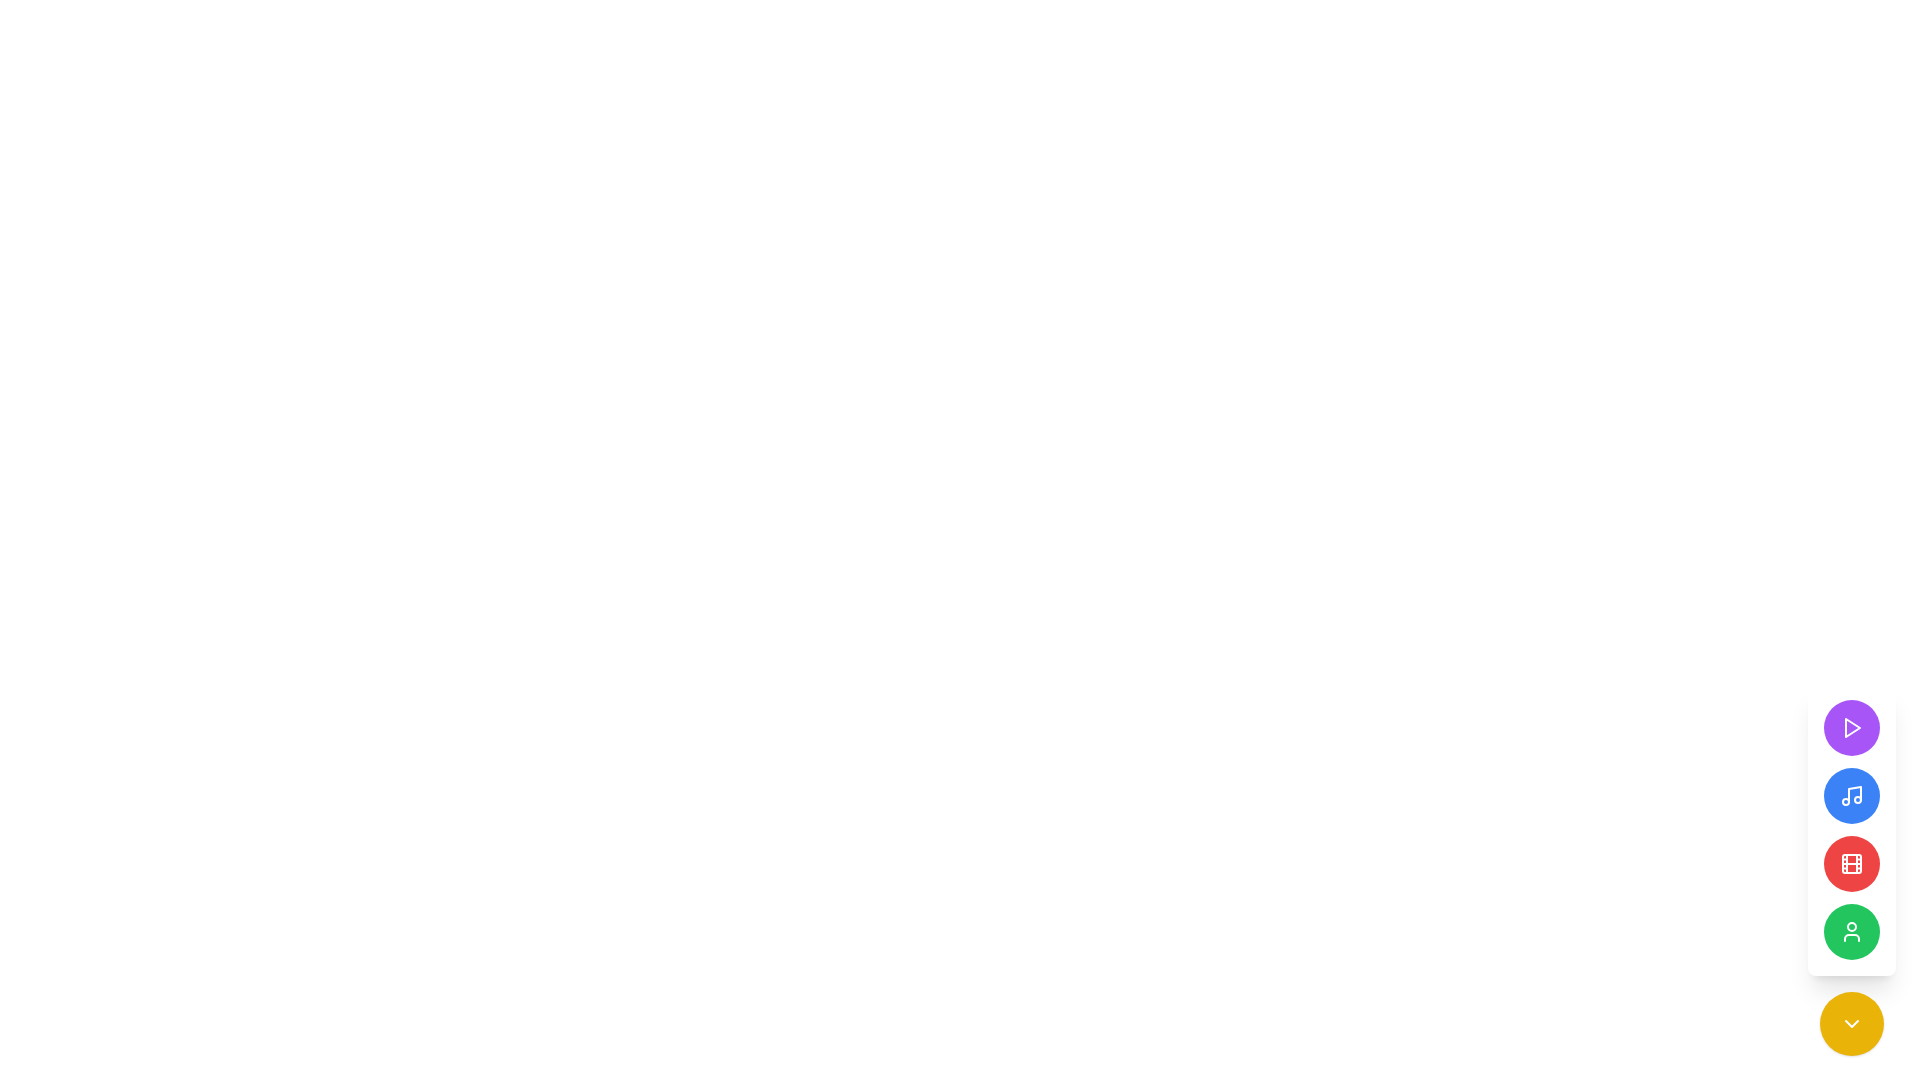 The width and height of the screenshot is (1920, 1080). Describe the element at coordinates (1851, 863) in the screenshot. I see `the third button in the vertical sequence, positioned below the blue music note button and above the green user profile button` at that location.